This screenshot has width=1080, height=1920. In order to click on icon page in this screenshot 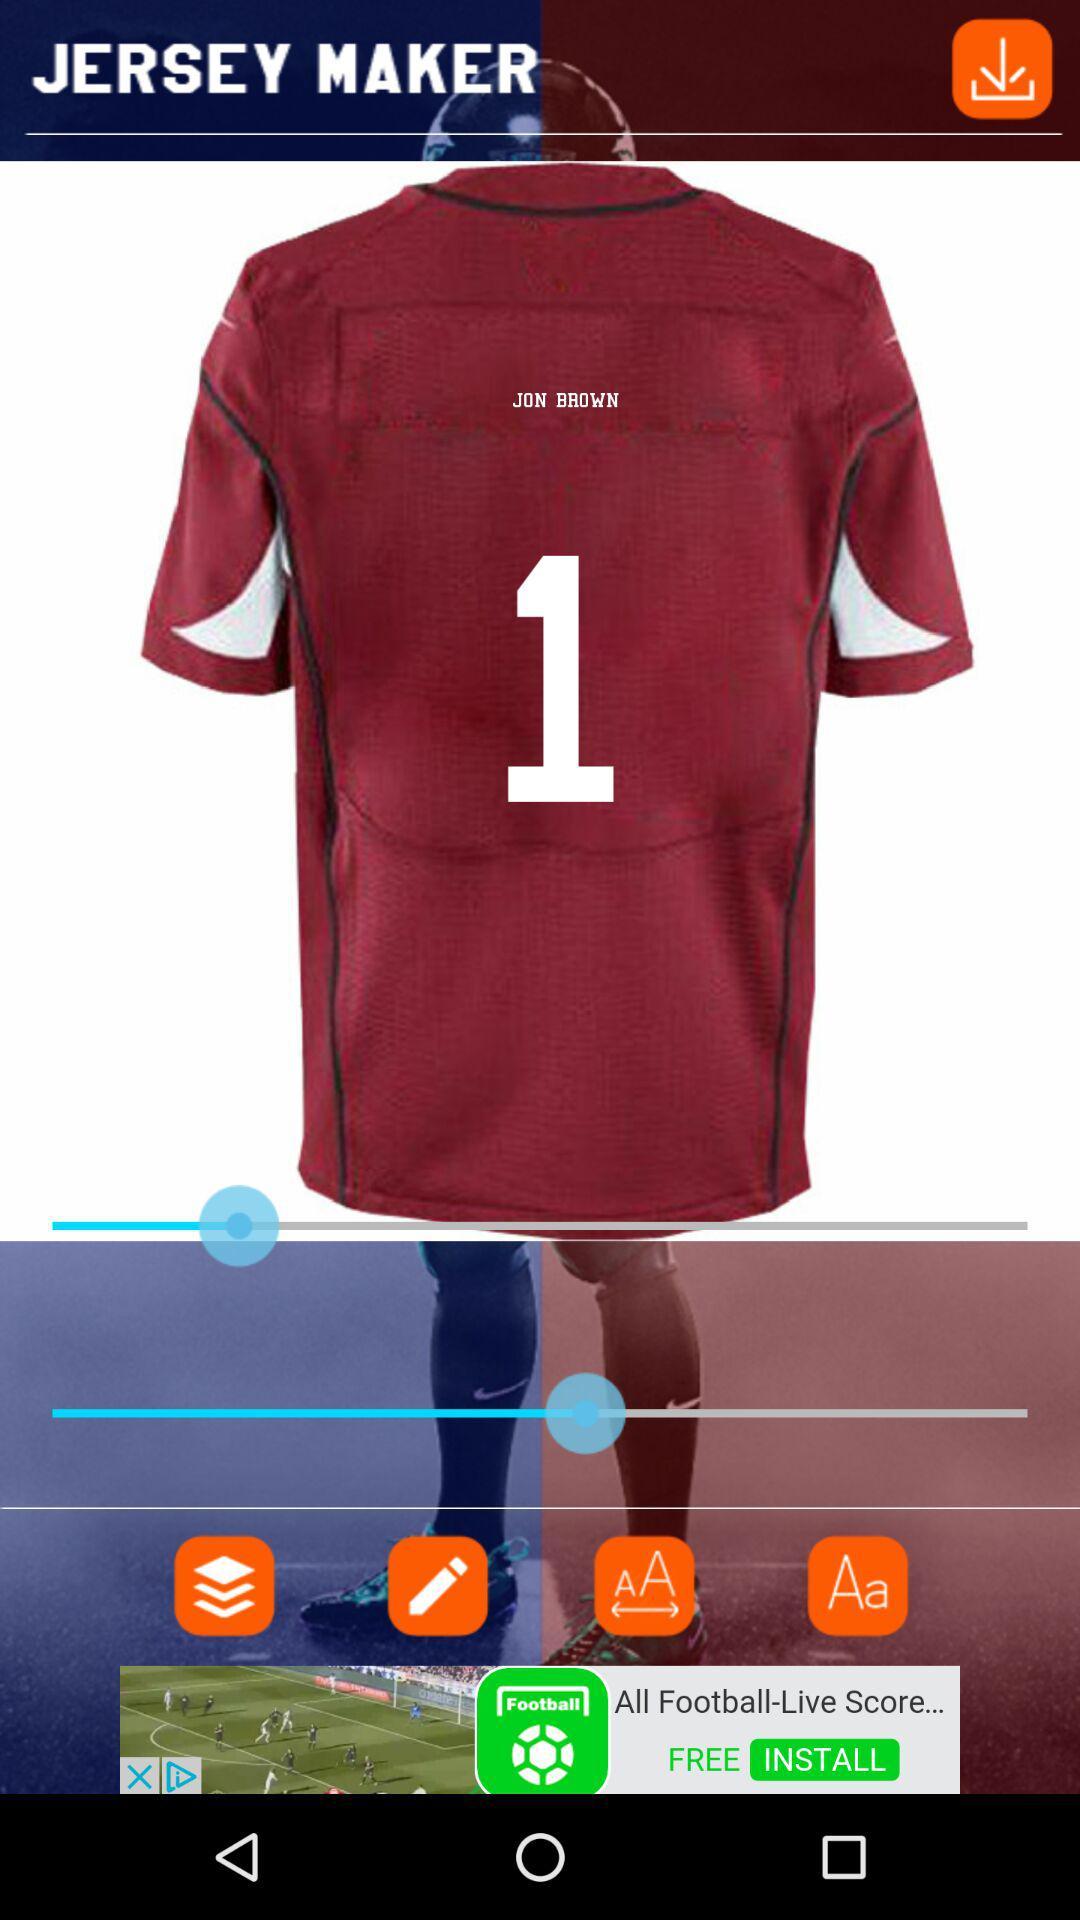, I will do `click(855, 1584)`.